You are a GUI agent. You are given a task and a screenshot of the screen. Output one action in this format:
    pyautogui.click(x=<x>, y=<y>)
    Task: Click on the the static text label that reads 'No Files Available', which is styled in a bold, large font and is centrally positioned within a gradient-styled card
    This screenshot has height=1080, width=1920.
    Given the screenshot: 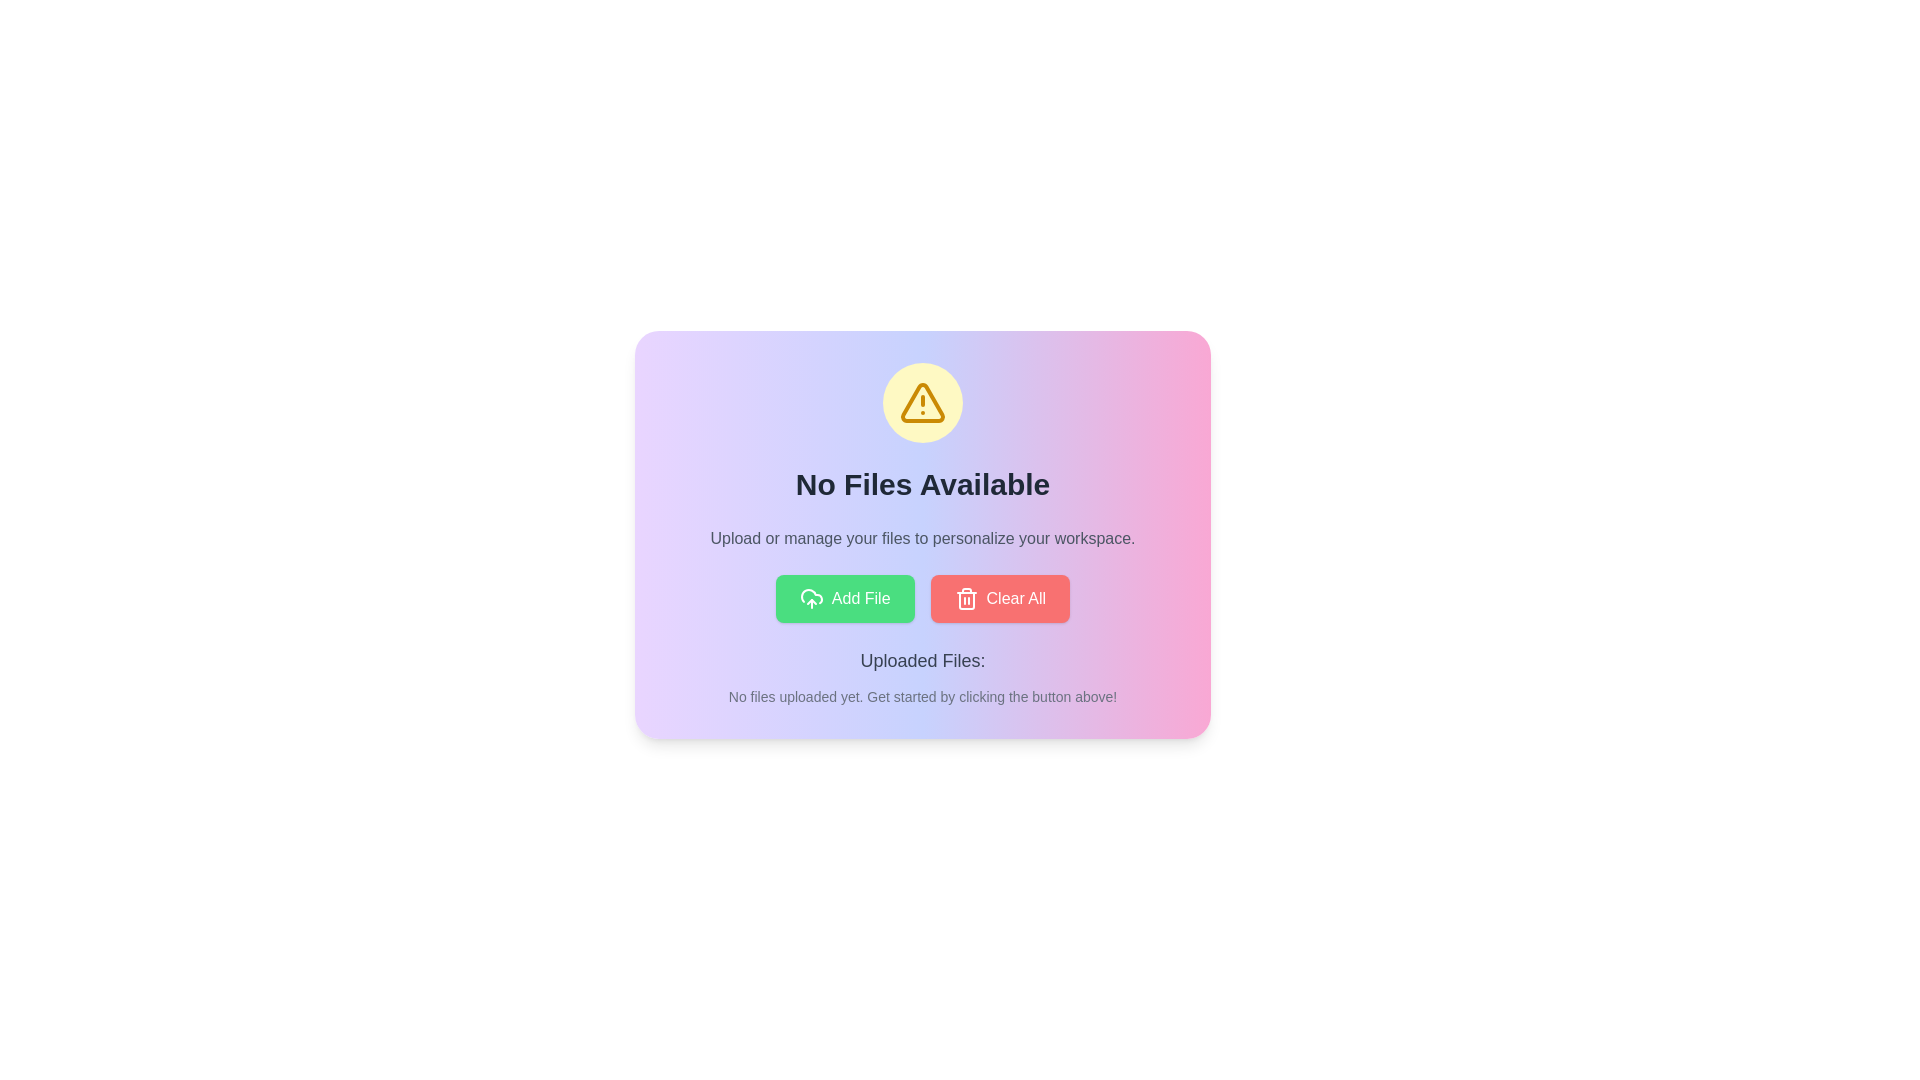 What is the action you would take?
    pyautogui.click(x=921, y=485)
    